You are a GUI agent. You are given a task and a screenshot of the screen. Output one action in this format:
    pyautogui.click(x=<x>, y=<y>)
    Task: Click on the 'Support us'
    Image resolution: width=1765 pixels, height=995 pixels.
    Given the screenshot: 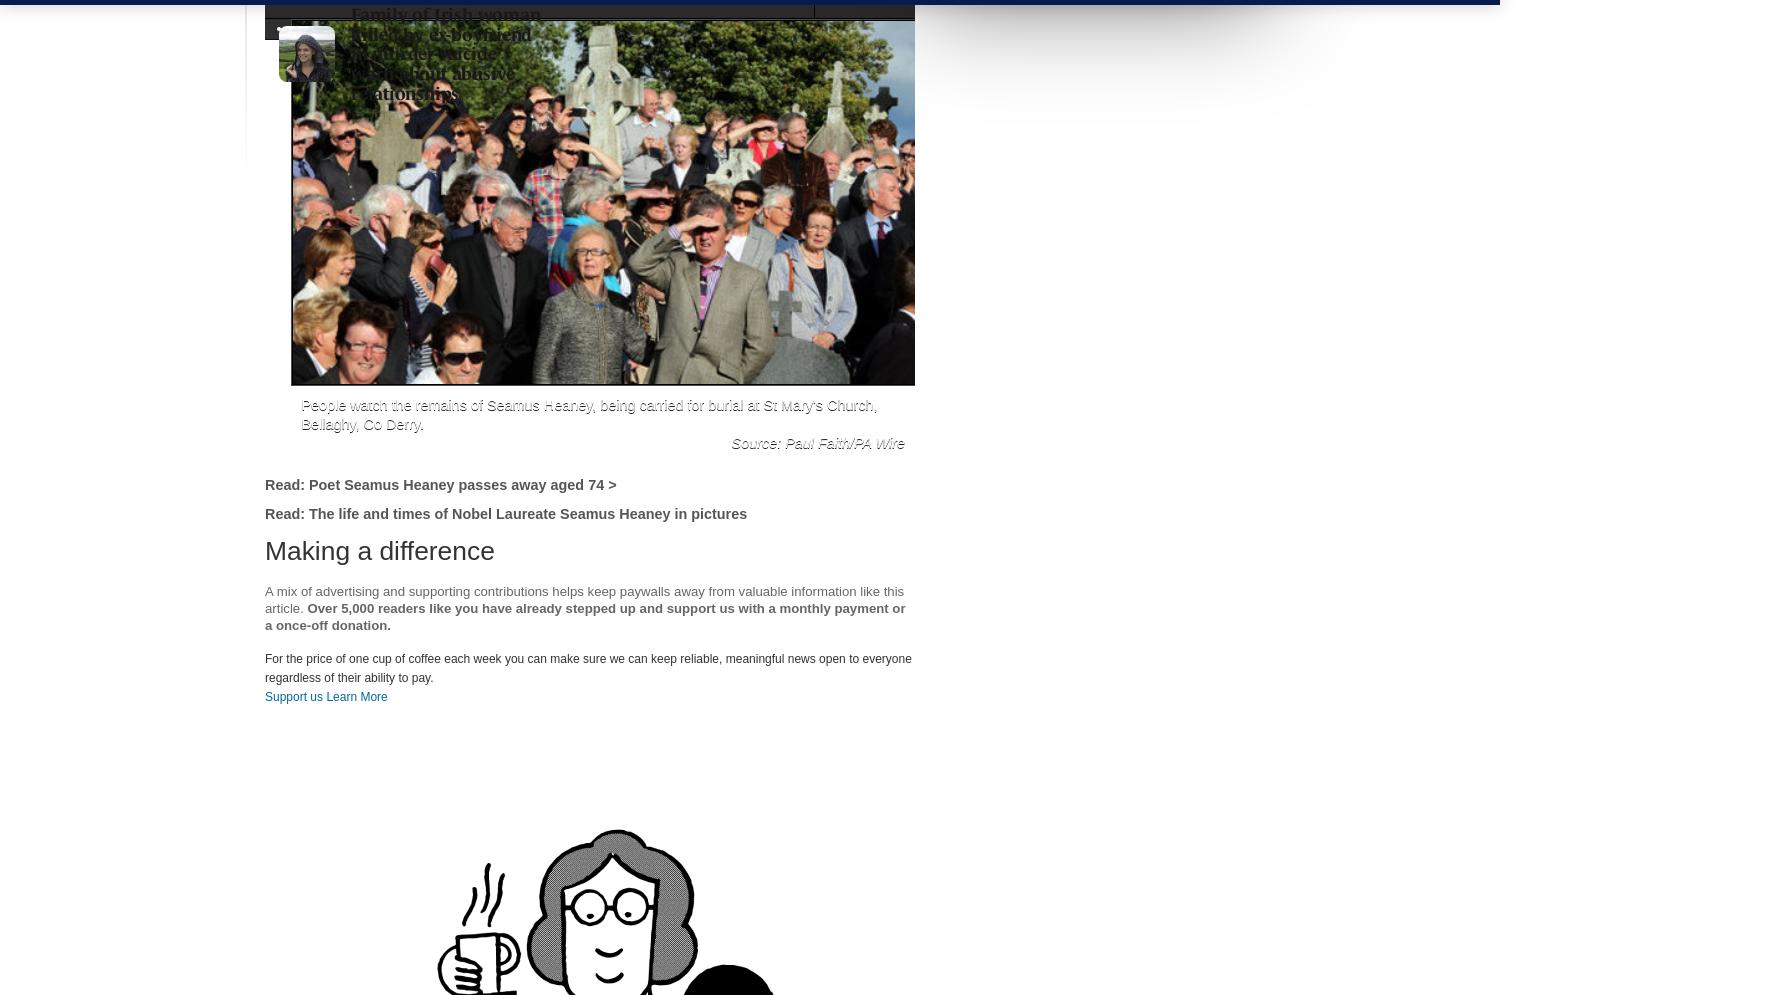 What is the action you would take?
    pyautogui.click(x=263, y=696)
    